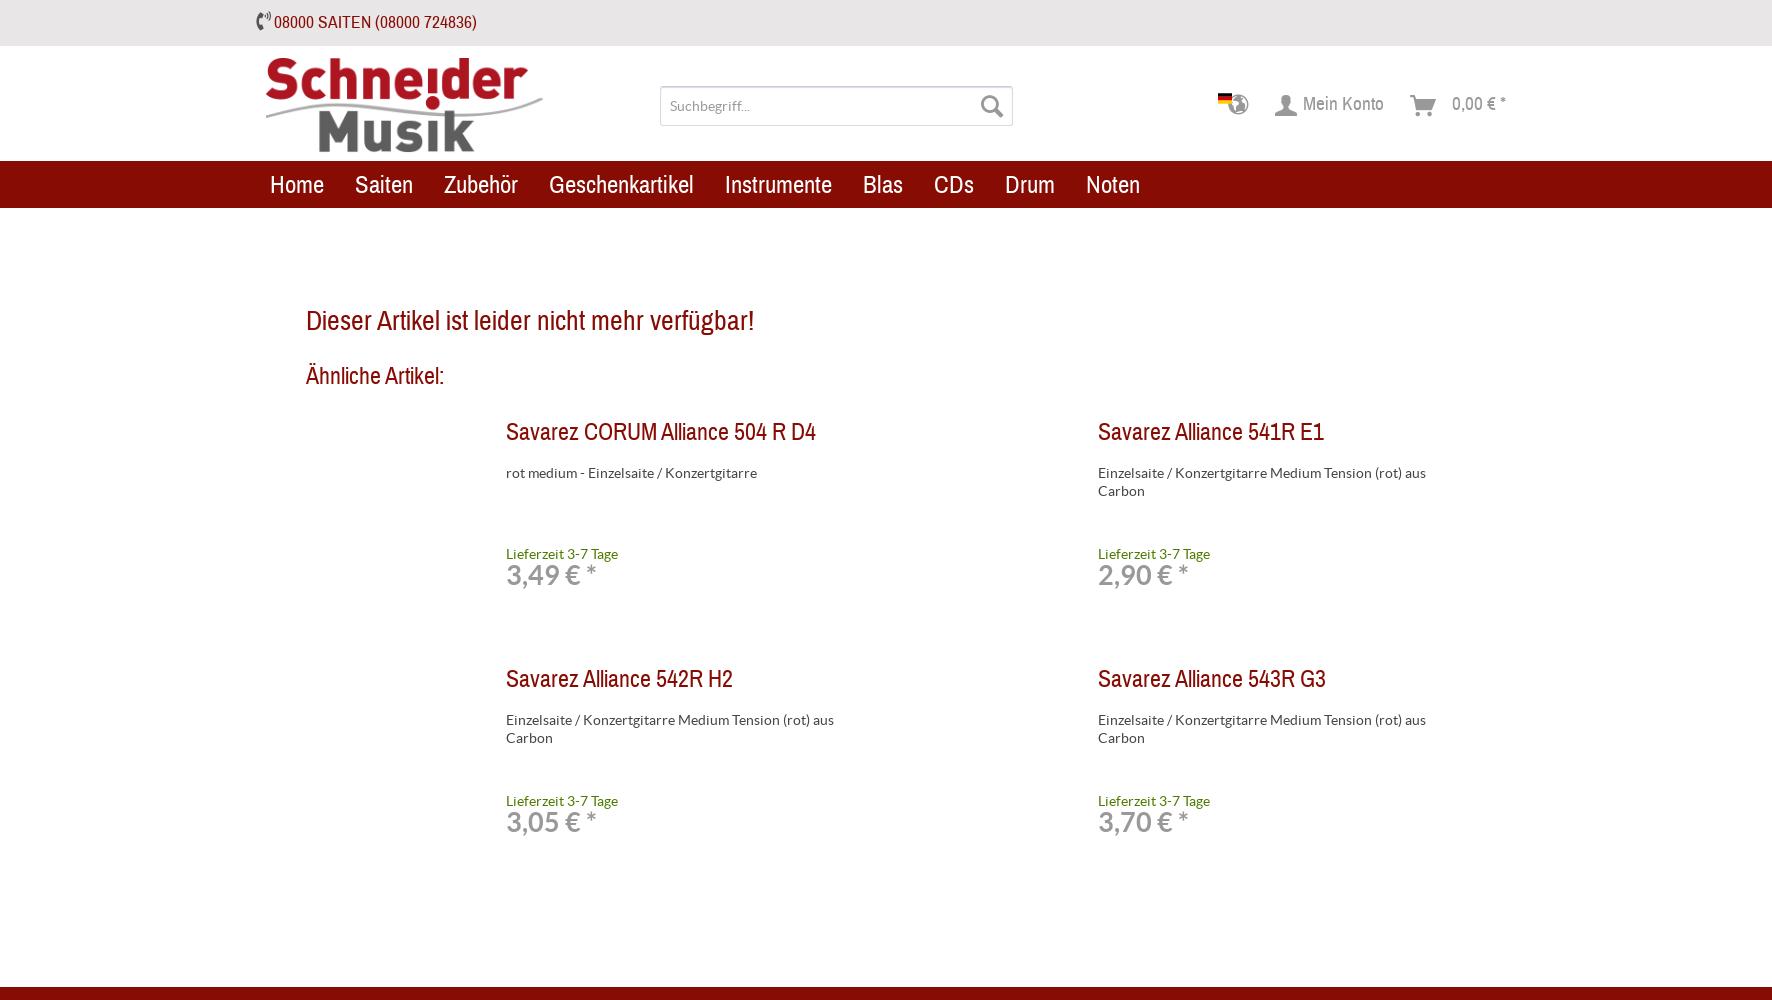 The image size is (1772, 1000). What do you see at coordinates (778, 183) in the screenshot?
I see `'Instrumente'` at bounding box center [778, 183].